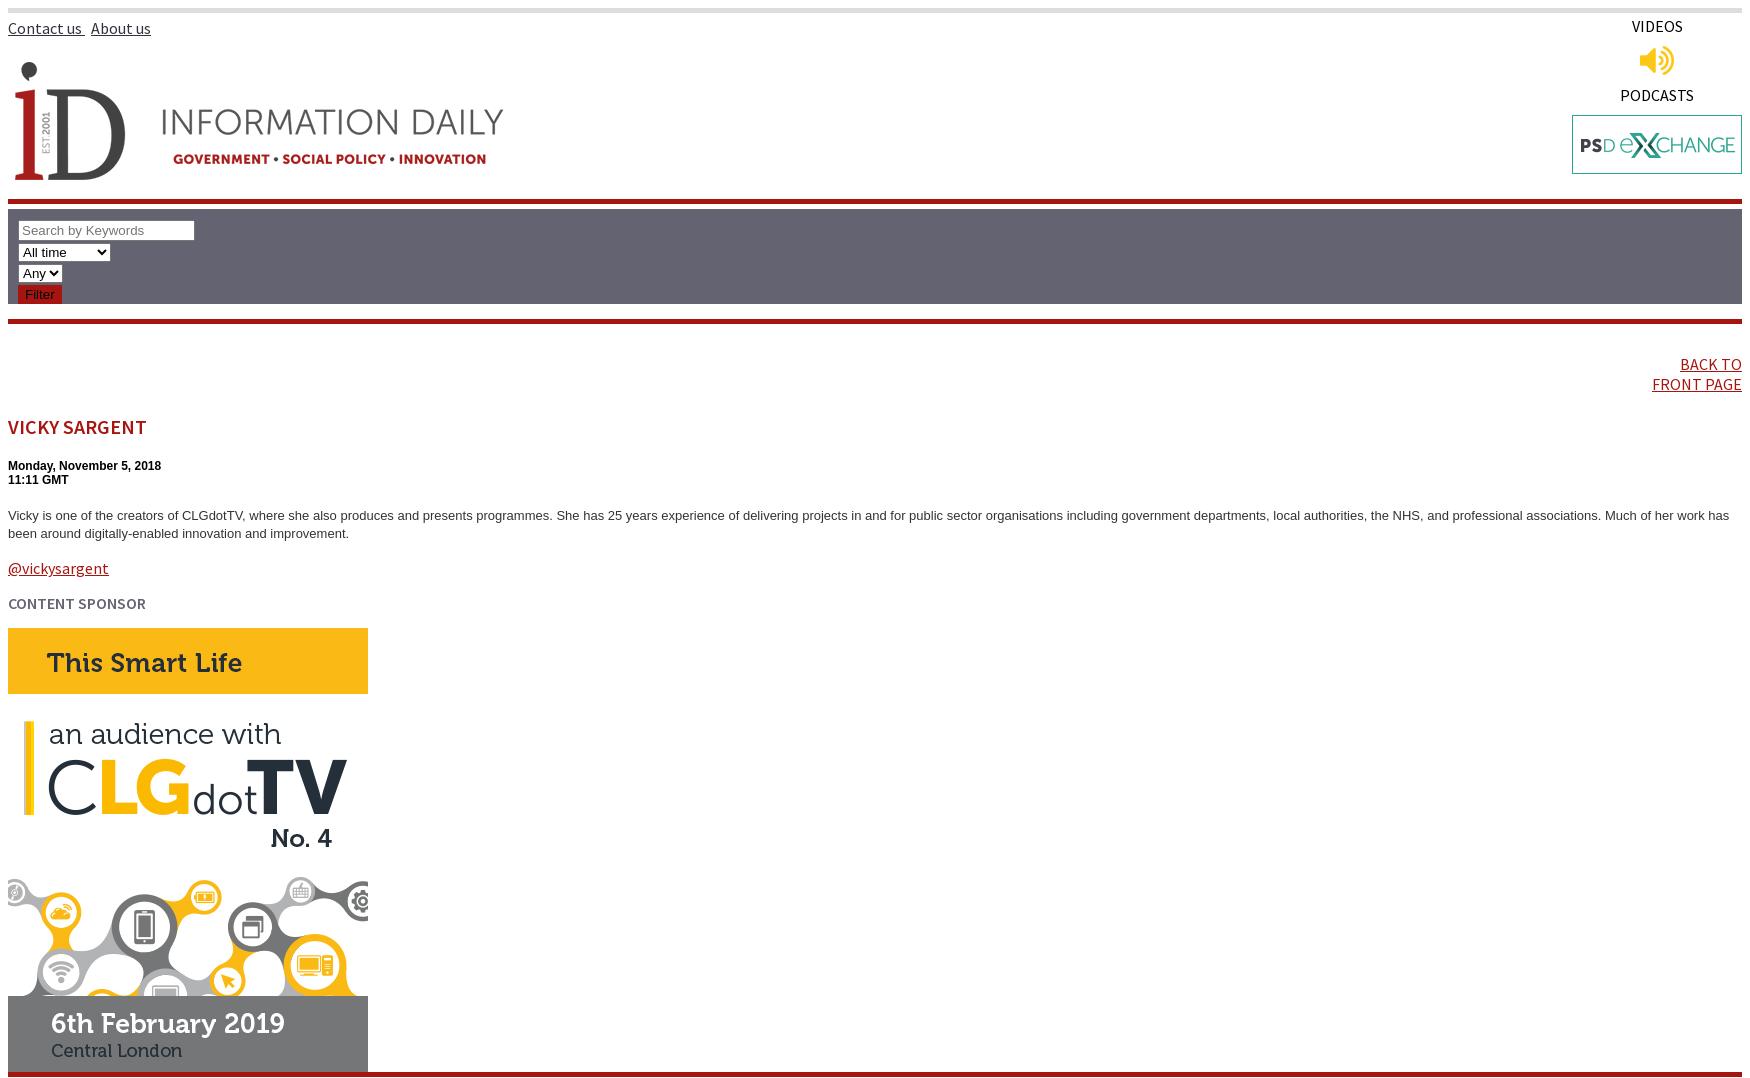 Image resolution: width=1750 pixels, height=1078 pixels. I want to click on 'Content Sponsor', so click(77, 603).